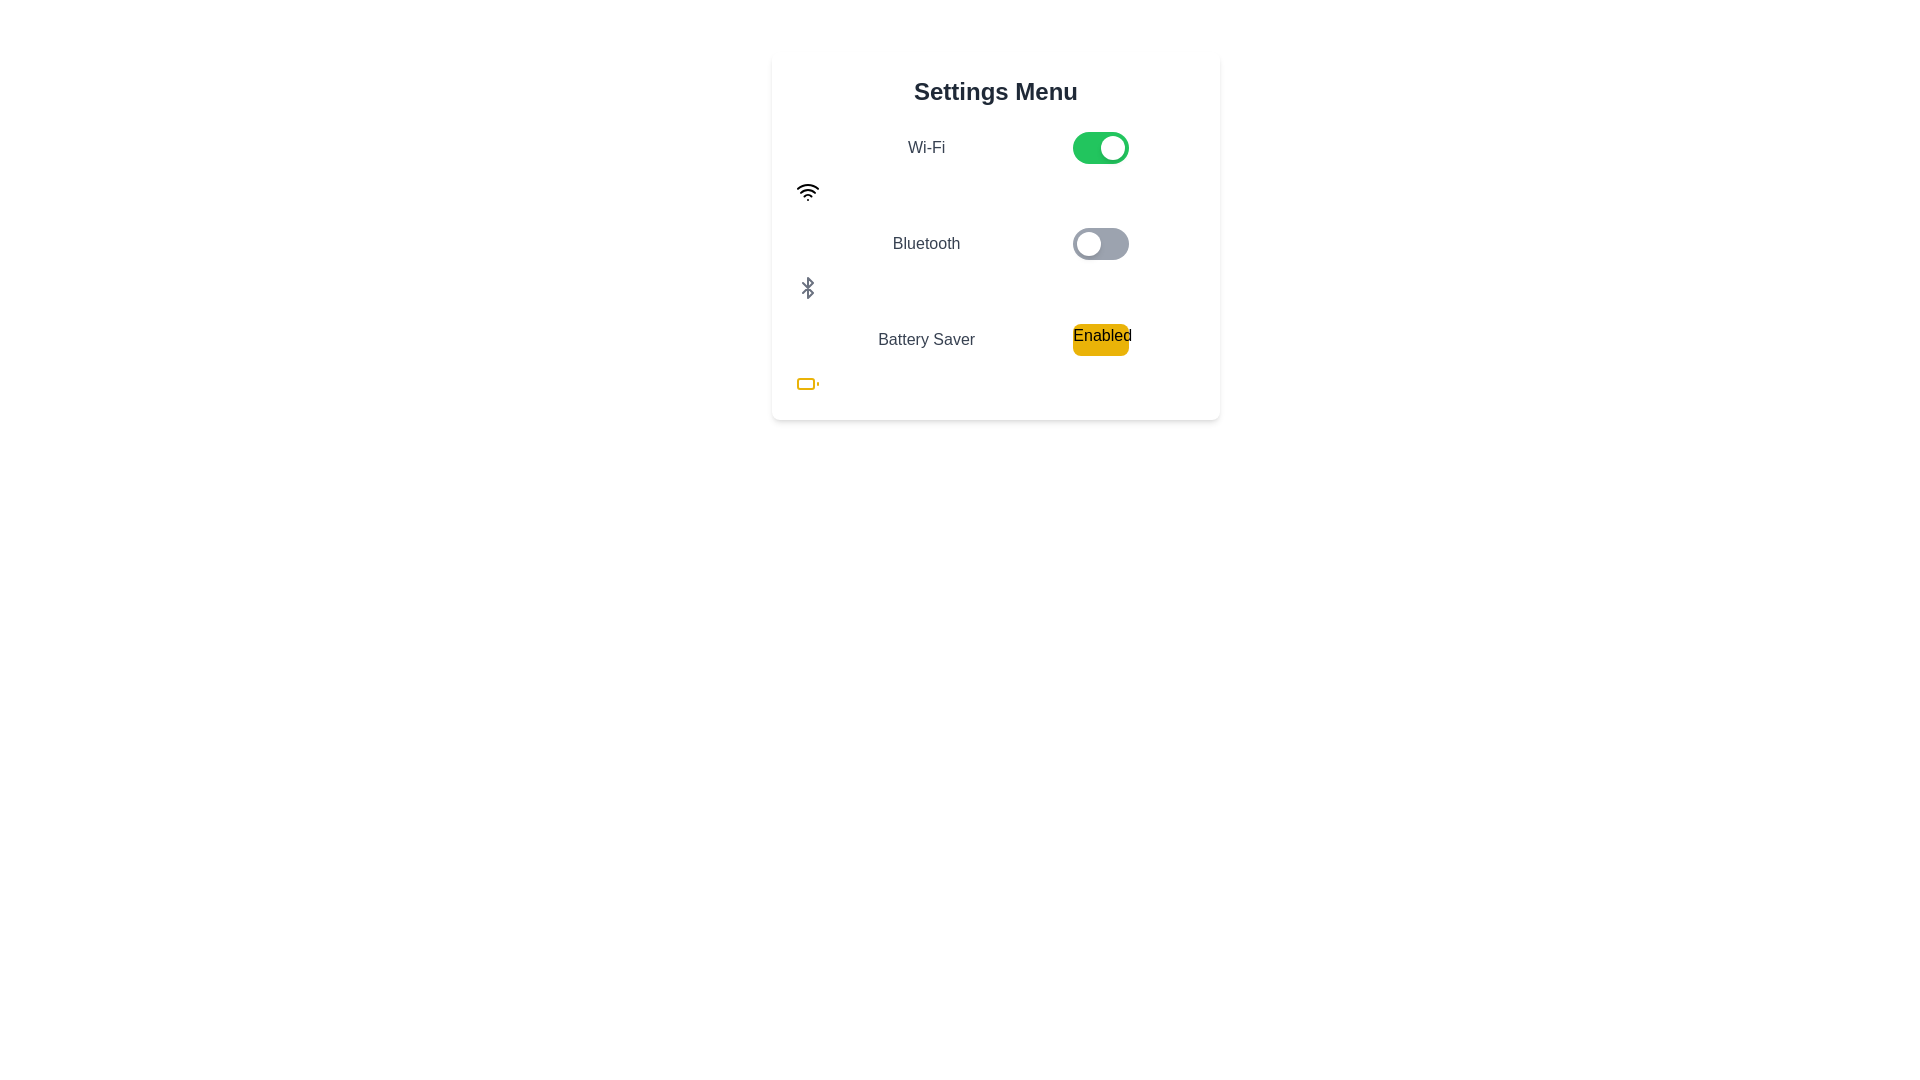  I want to click on the second static label in the vertical list that identifies the Bluetooth functionality, located between the 'Wi-Fi' and 'Battery Saver' labels, so click(925, 242).